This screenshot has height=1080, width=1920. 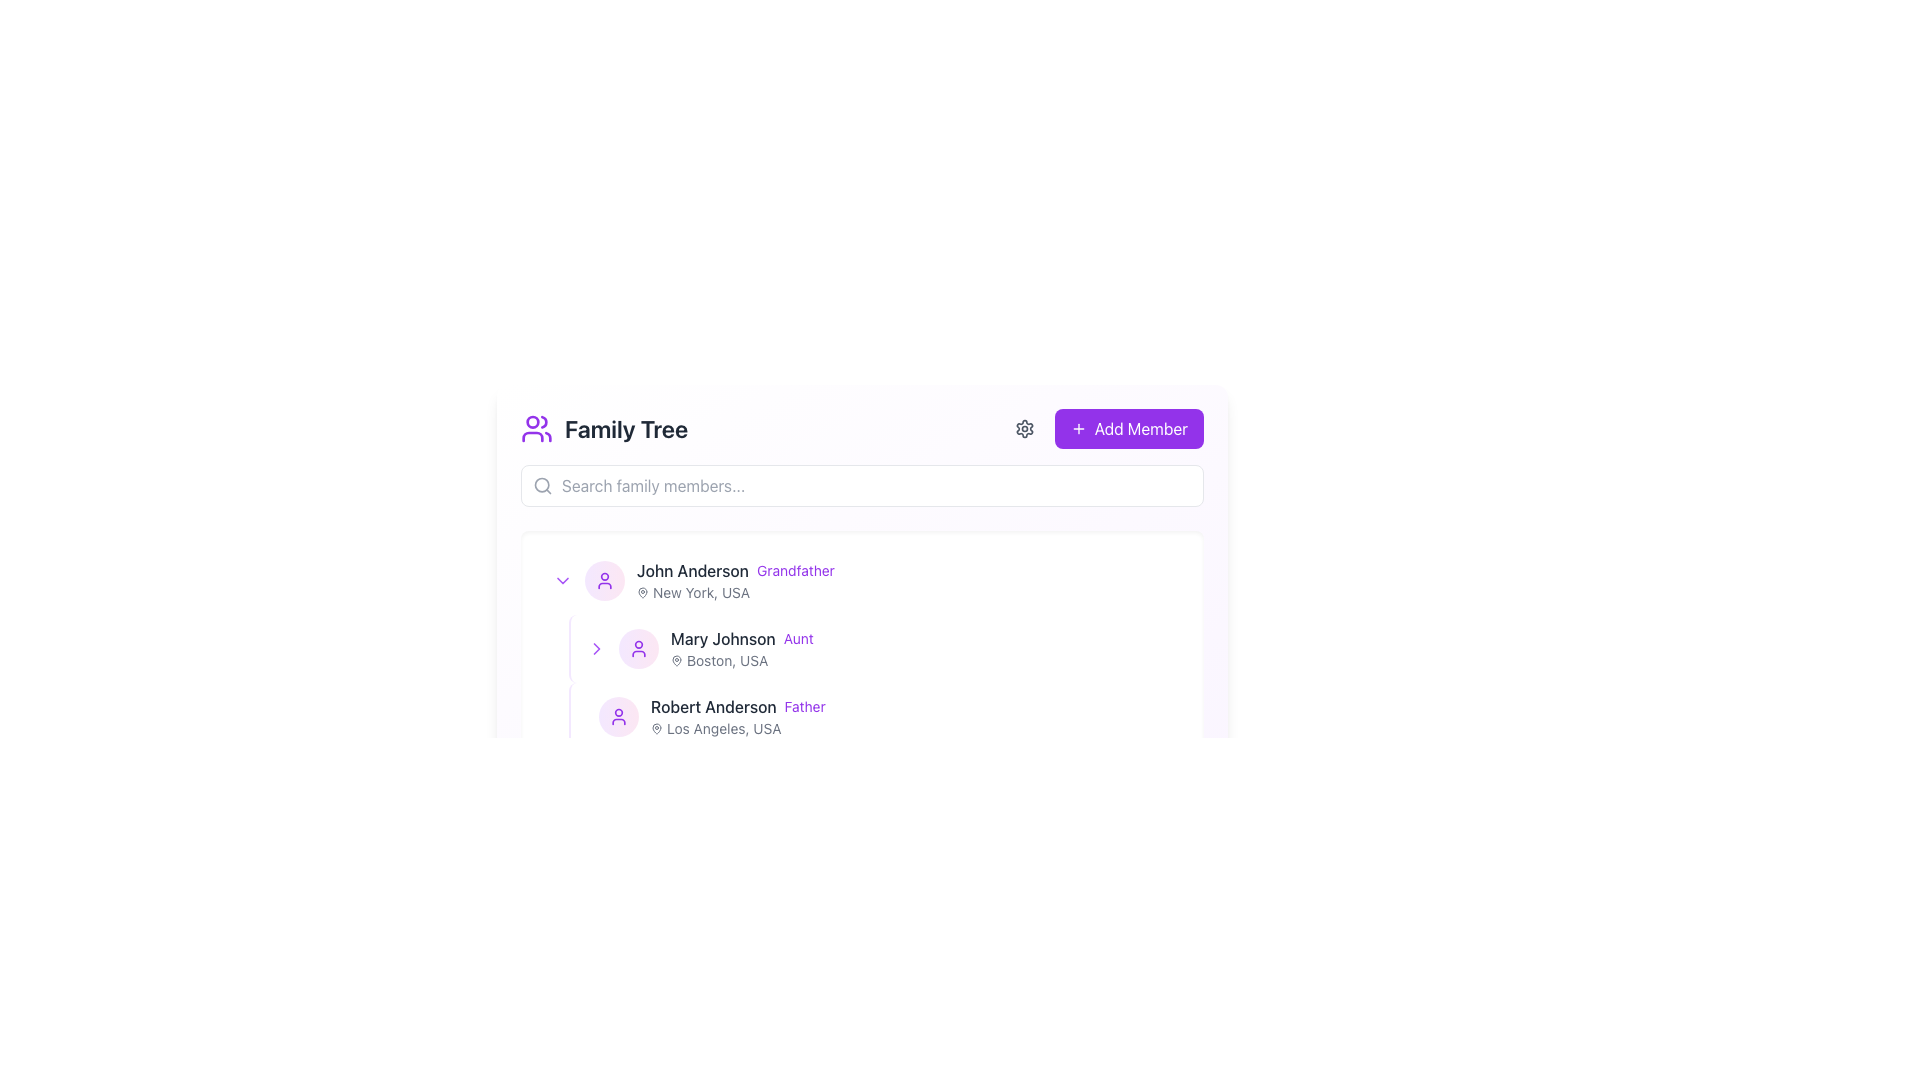 What do you see at coordinates (862, 648) in the screenshot?
I see `the list item representing Mary Johnson, the aunt from Boston, USA` at bounding box center [862, 648].